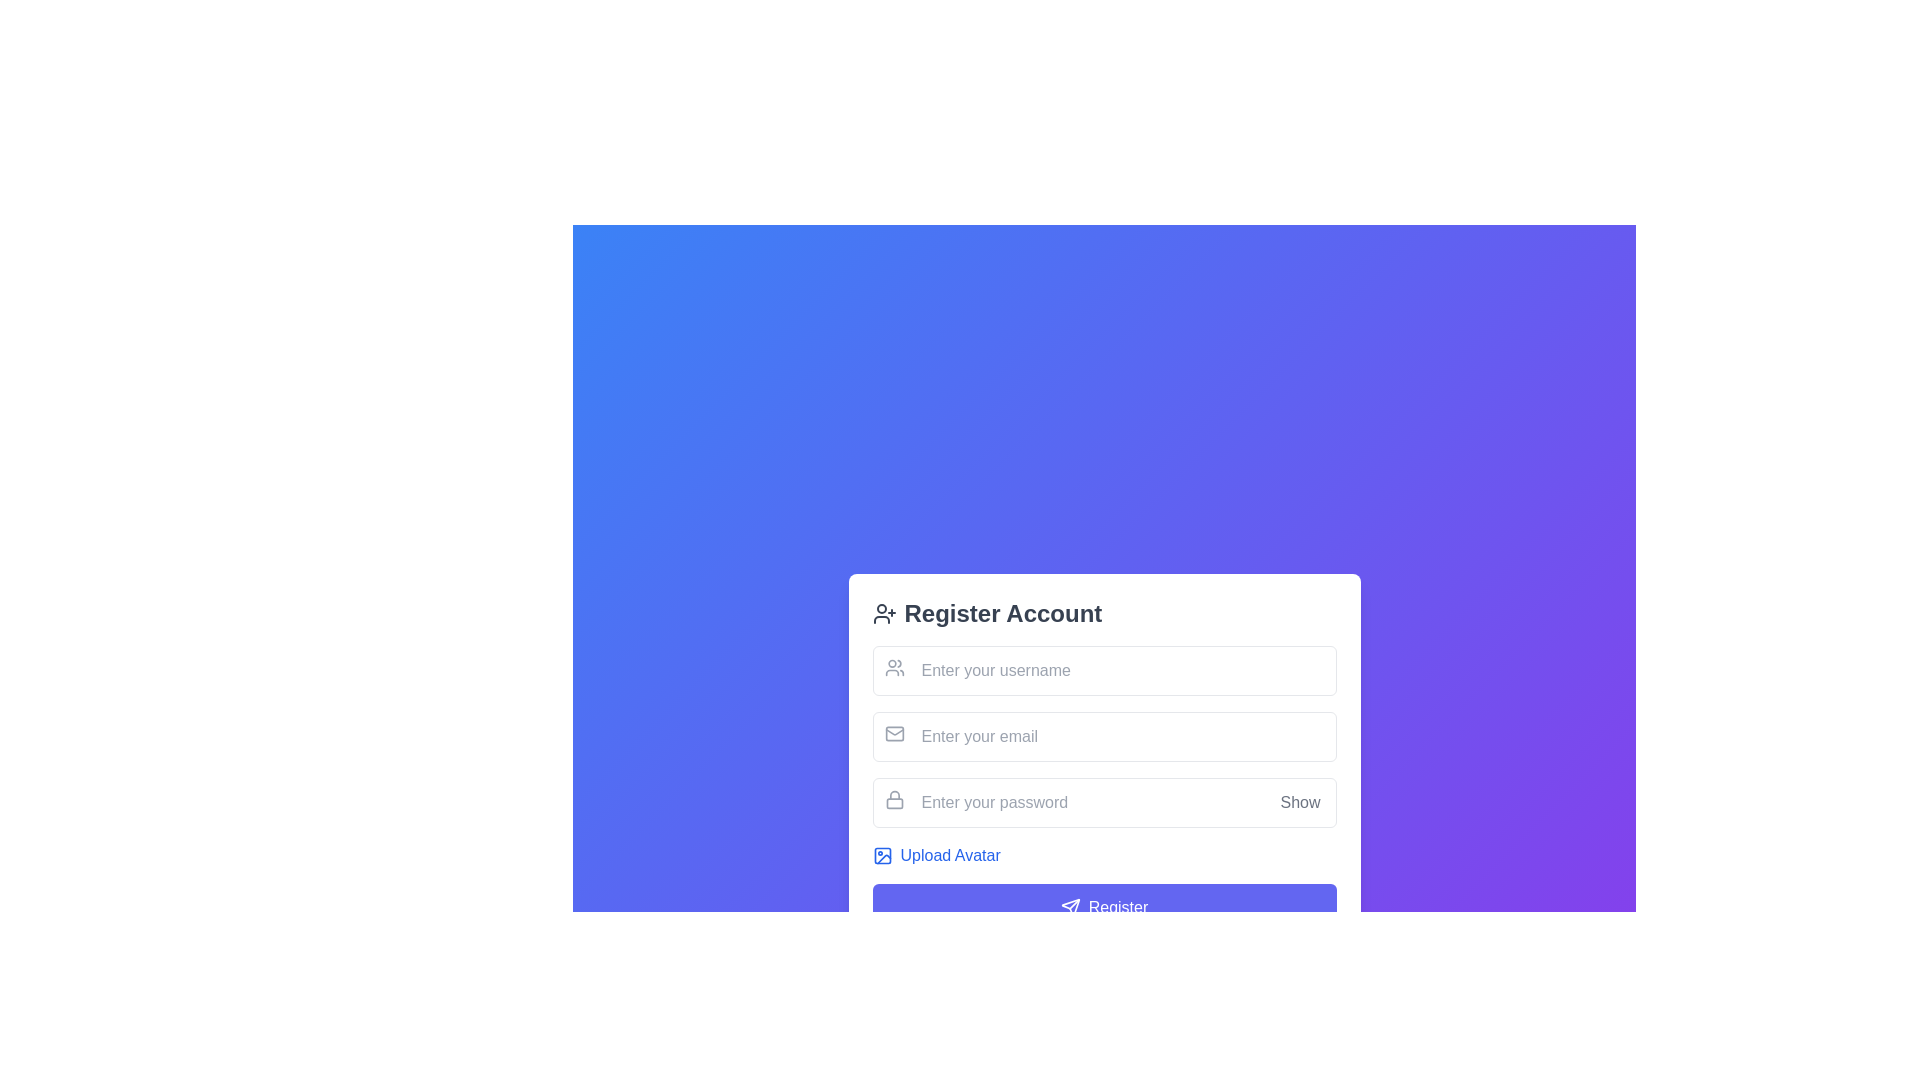 This screenshot has height=1080, width=1920. What do you see at coordinates (893, 733) in the screenshot?
I see `the SVG icon that signifies the email input field, located at the top-left corner of the email input box near the label 'Enter your email'` at bounding box center [893, 733].